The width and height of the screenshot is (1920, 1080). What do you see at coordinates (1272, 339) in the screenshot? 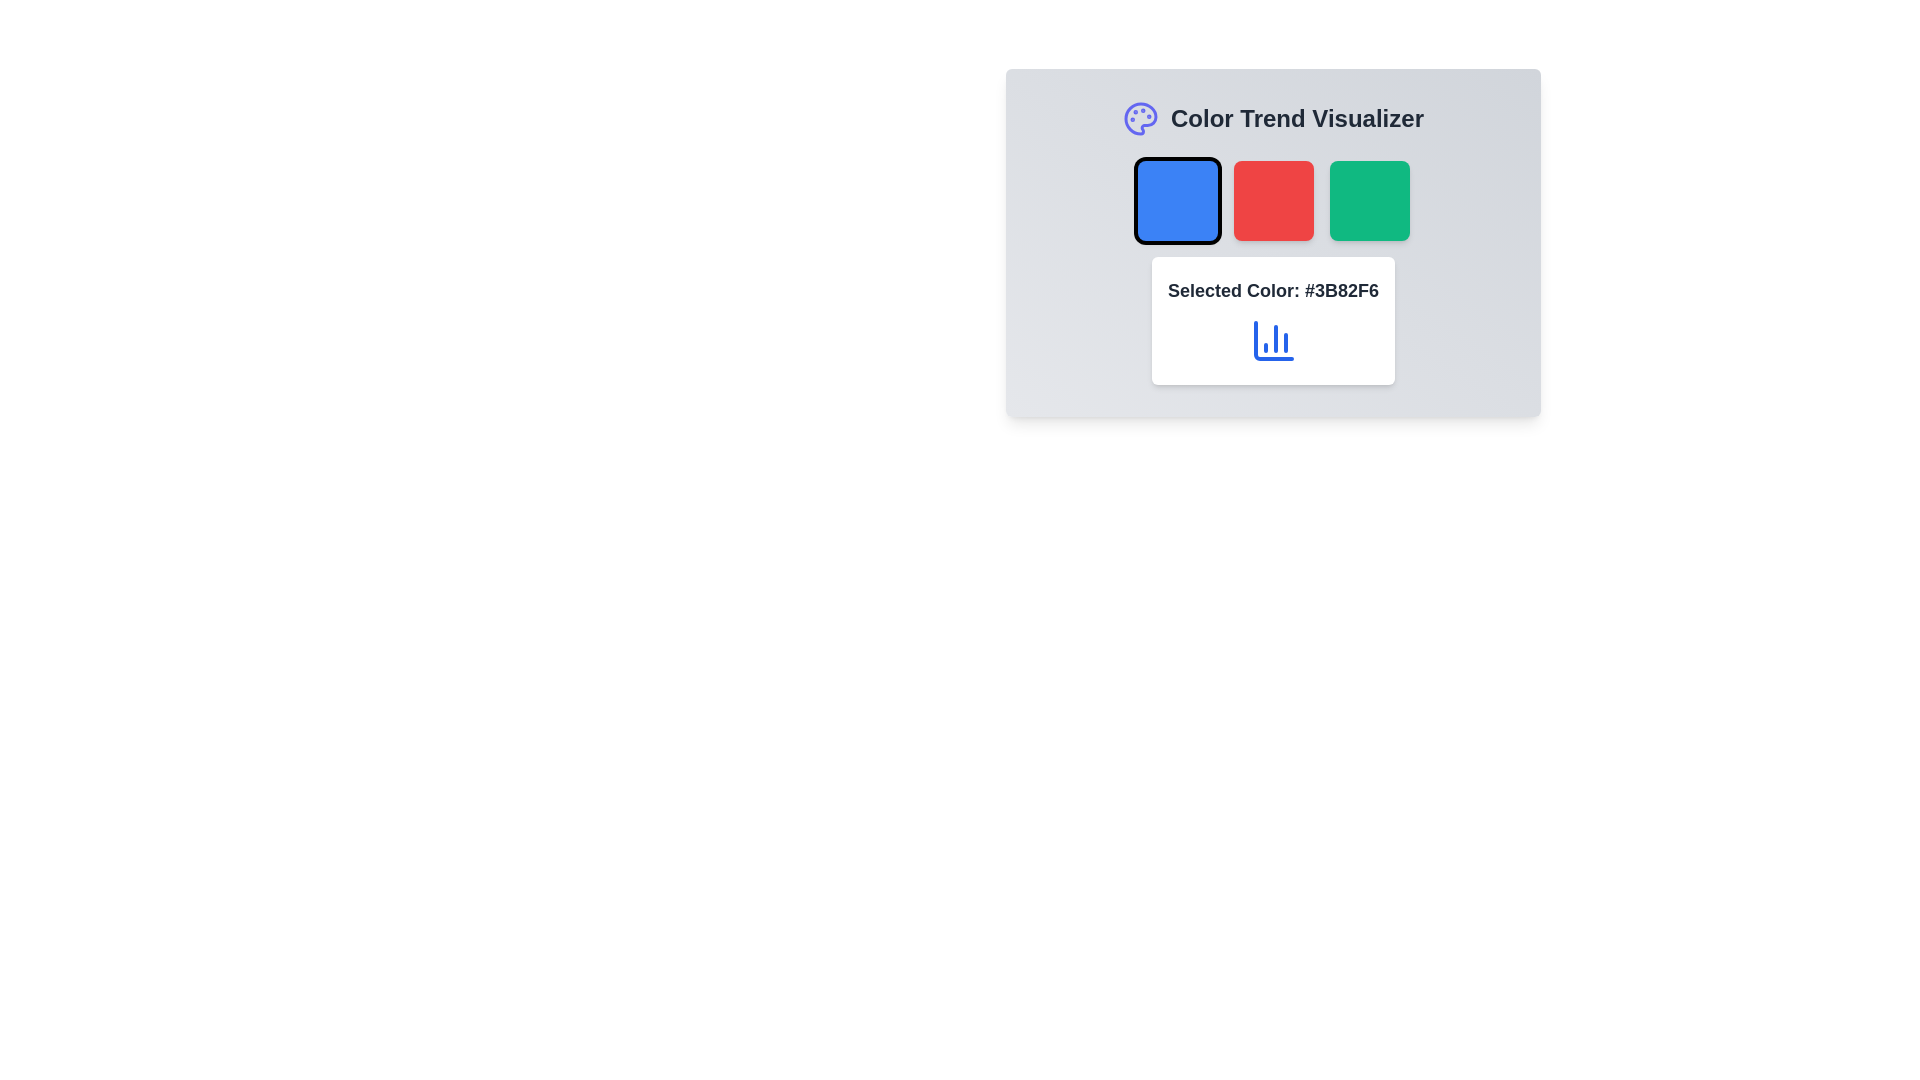
I see `the icon that represents data visualization, located at the center of the white rectangular section beneath the text 'Selected Color: #3B82F6'` at bounding box center [1272, 339].